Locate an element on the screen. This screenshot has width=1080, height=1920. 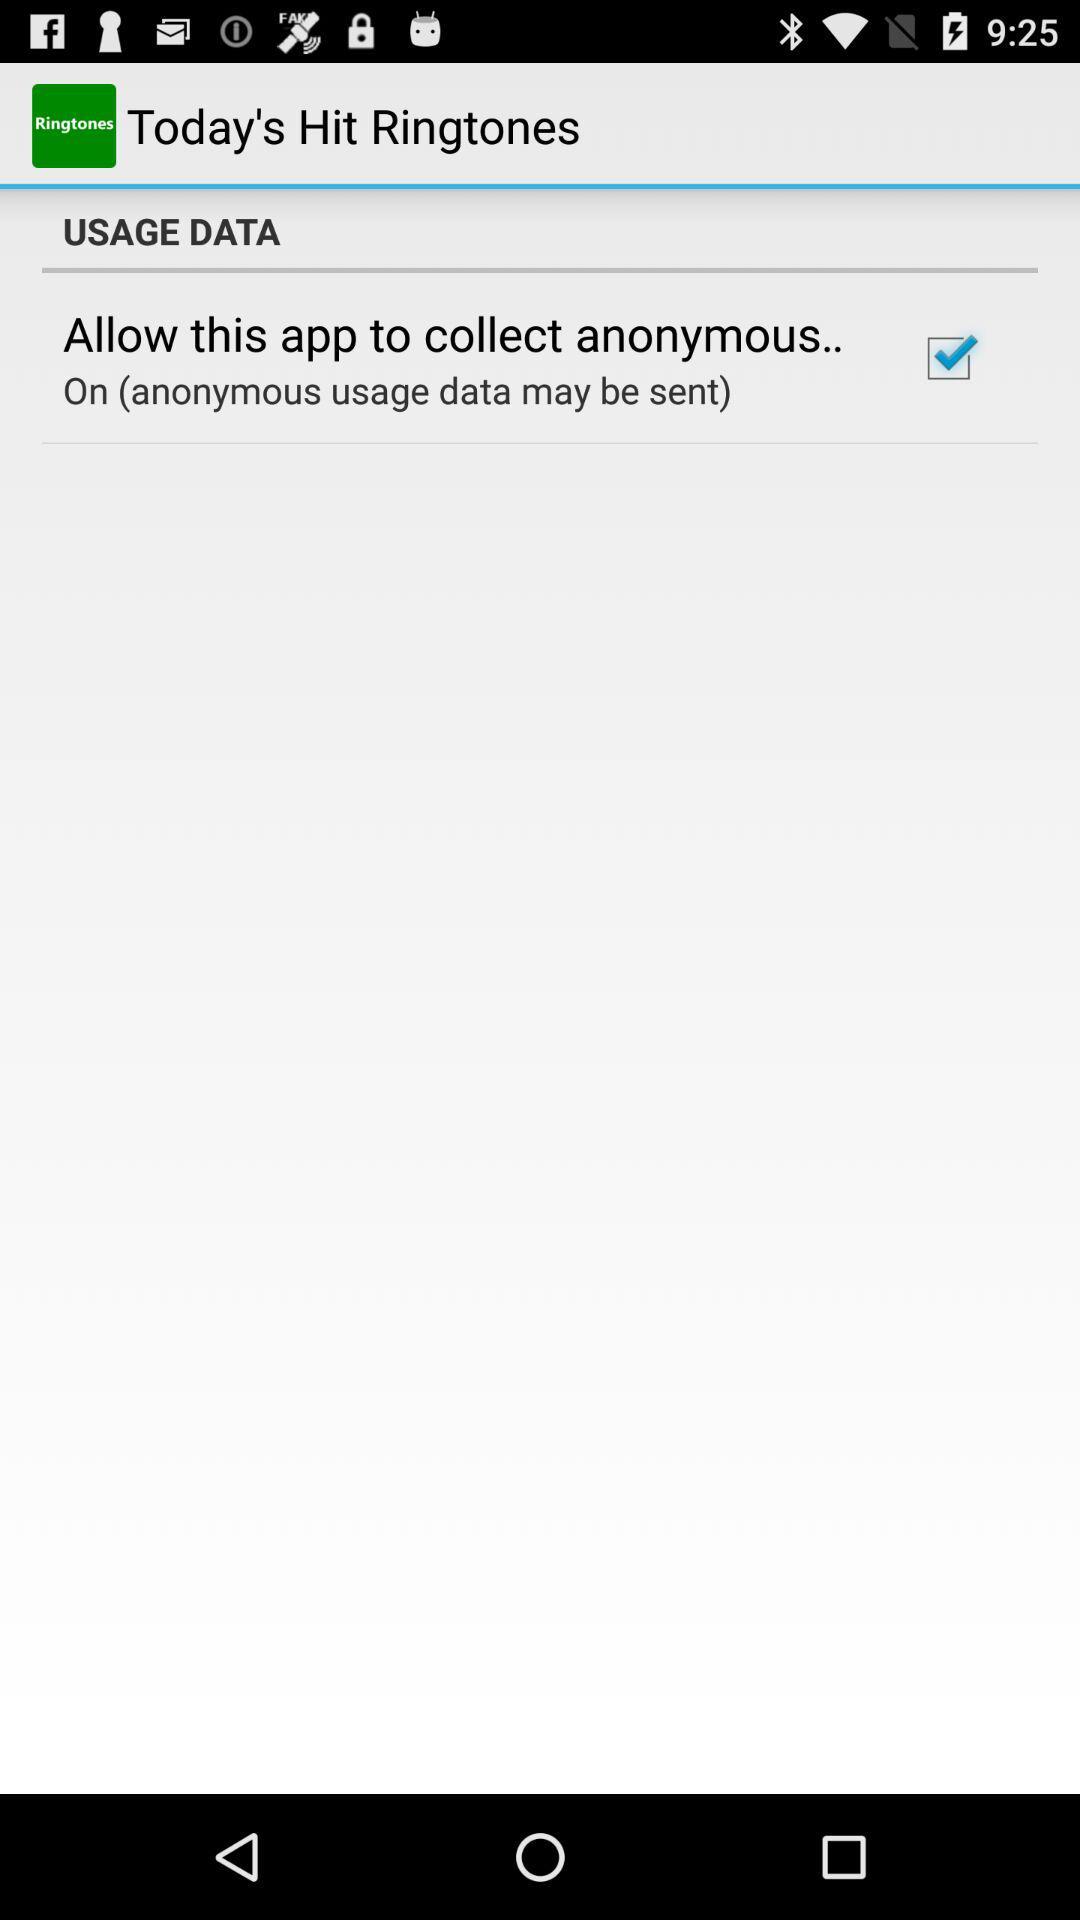
icon above on anonymous usage icon is located at coordinates (463, 333).